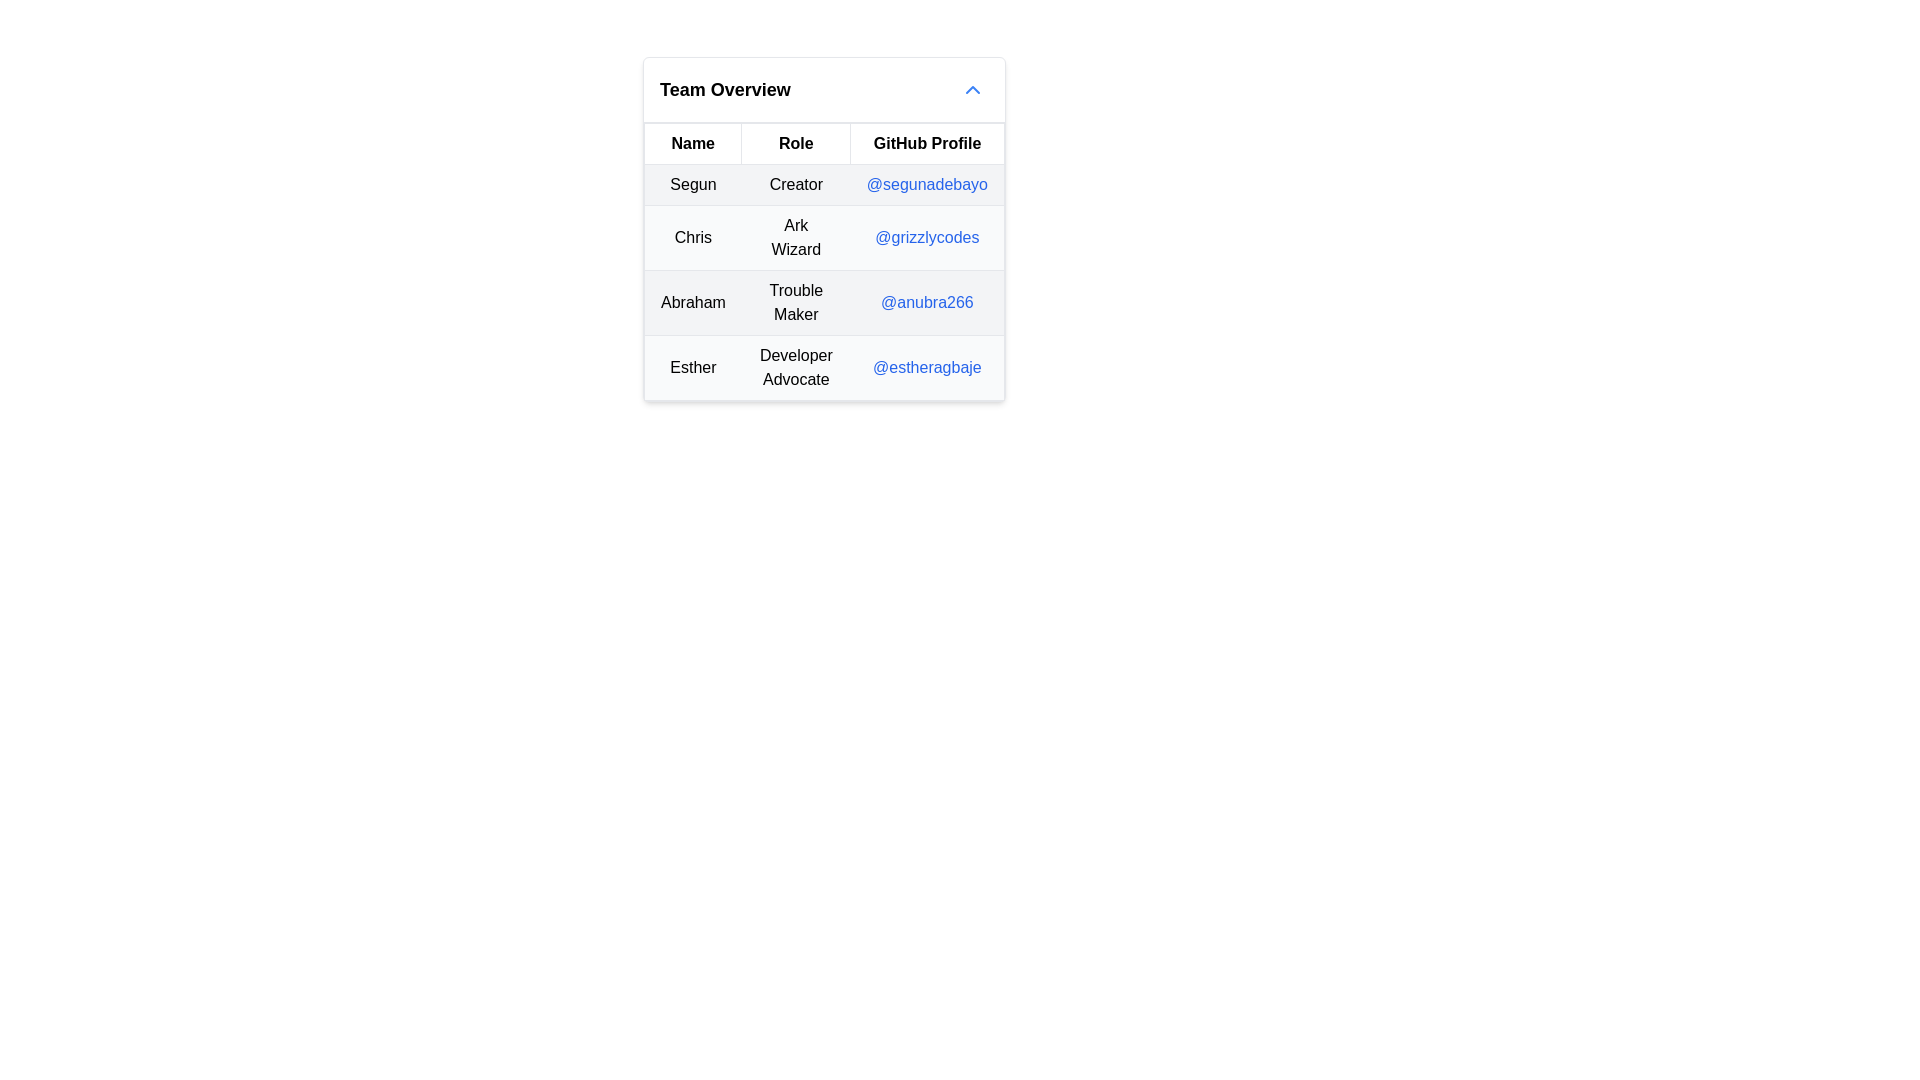  I want to click on the hyperlink for 'Chris' in the GitHub Profile column, so click(926, 237).